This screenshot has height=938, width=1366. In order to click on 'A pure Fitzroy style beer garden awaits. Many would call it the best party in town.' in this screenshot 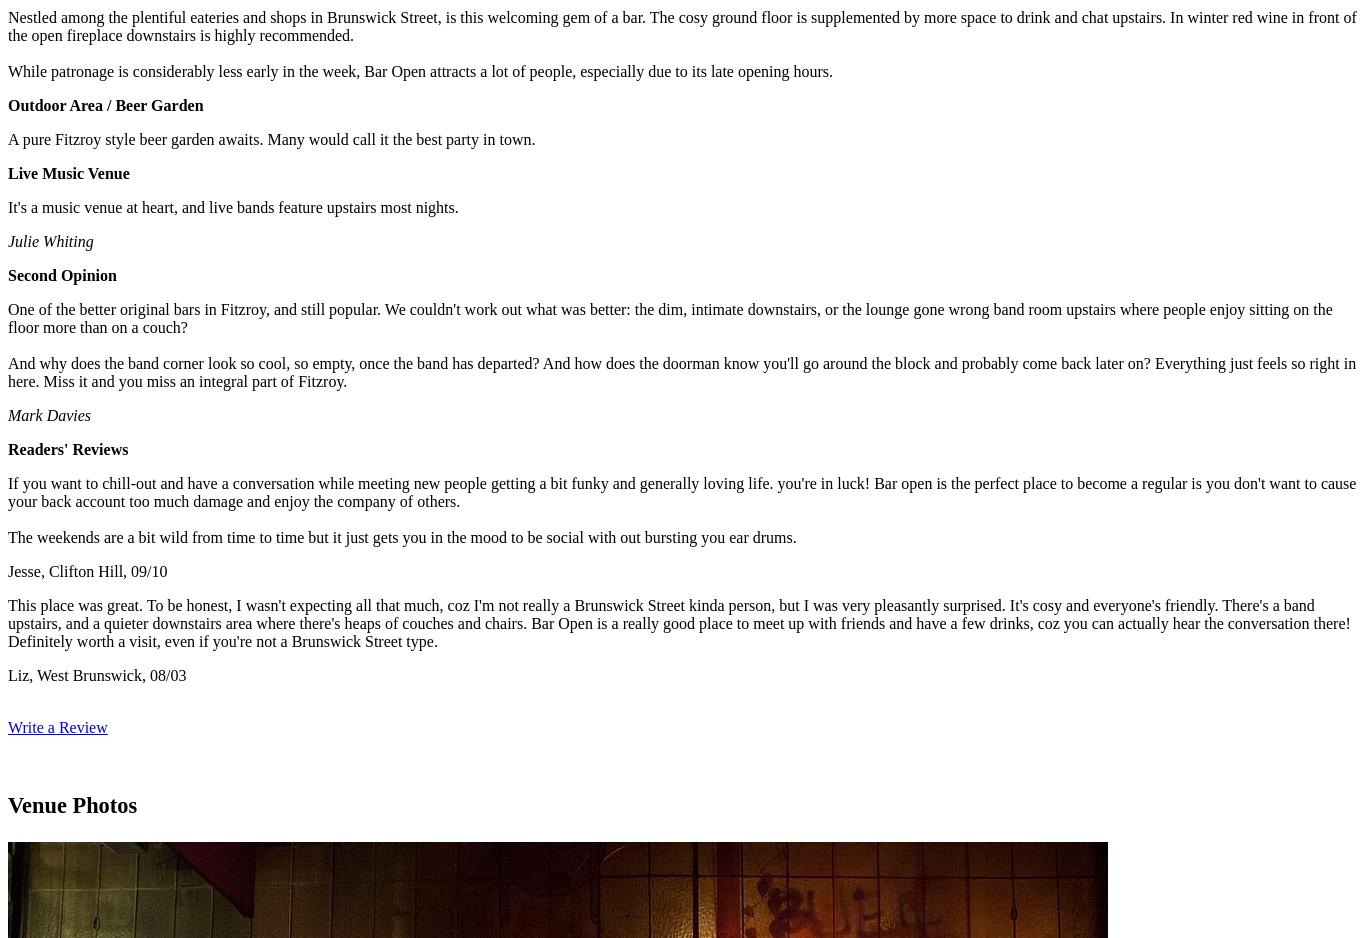, I will do `click(271, 138)`.